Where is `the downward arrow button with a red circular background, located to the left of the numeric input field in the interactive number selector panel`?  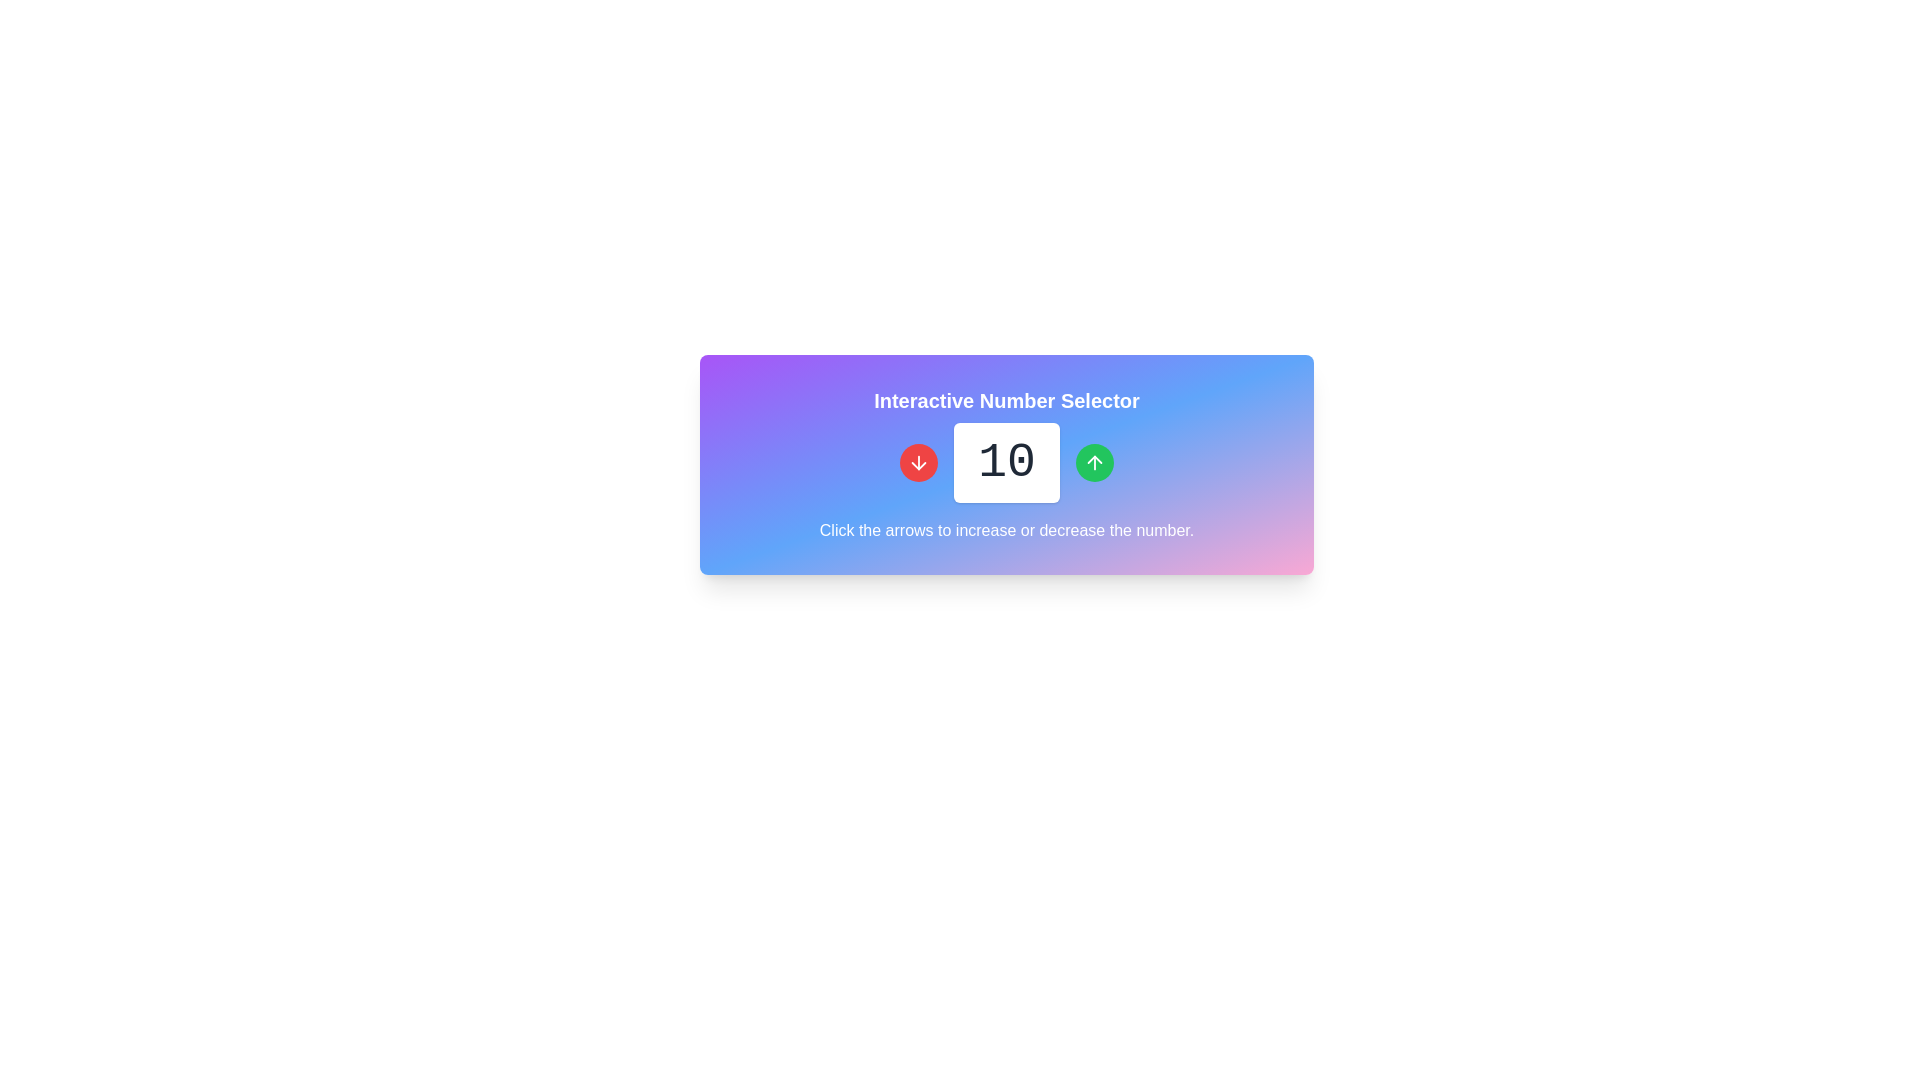 the downward arrow button with a red circular background, located to the left of the numeric input field in the interactive number selector panel is located at coordinates (918, 462).